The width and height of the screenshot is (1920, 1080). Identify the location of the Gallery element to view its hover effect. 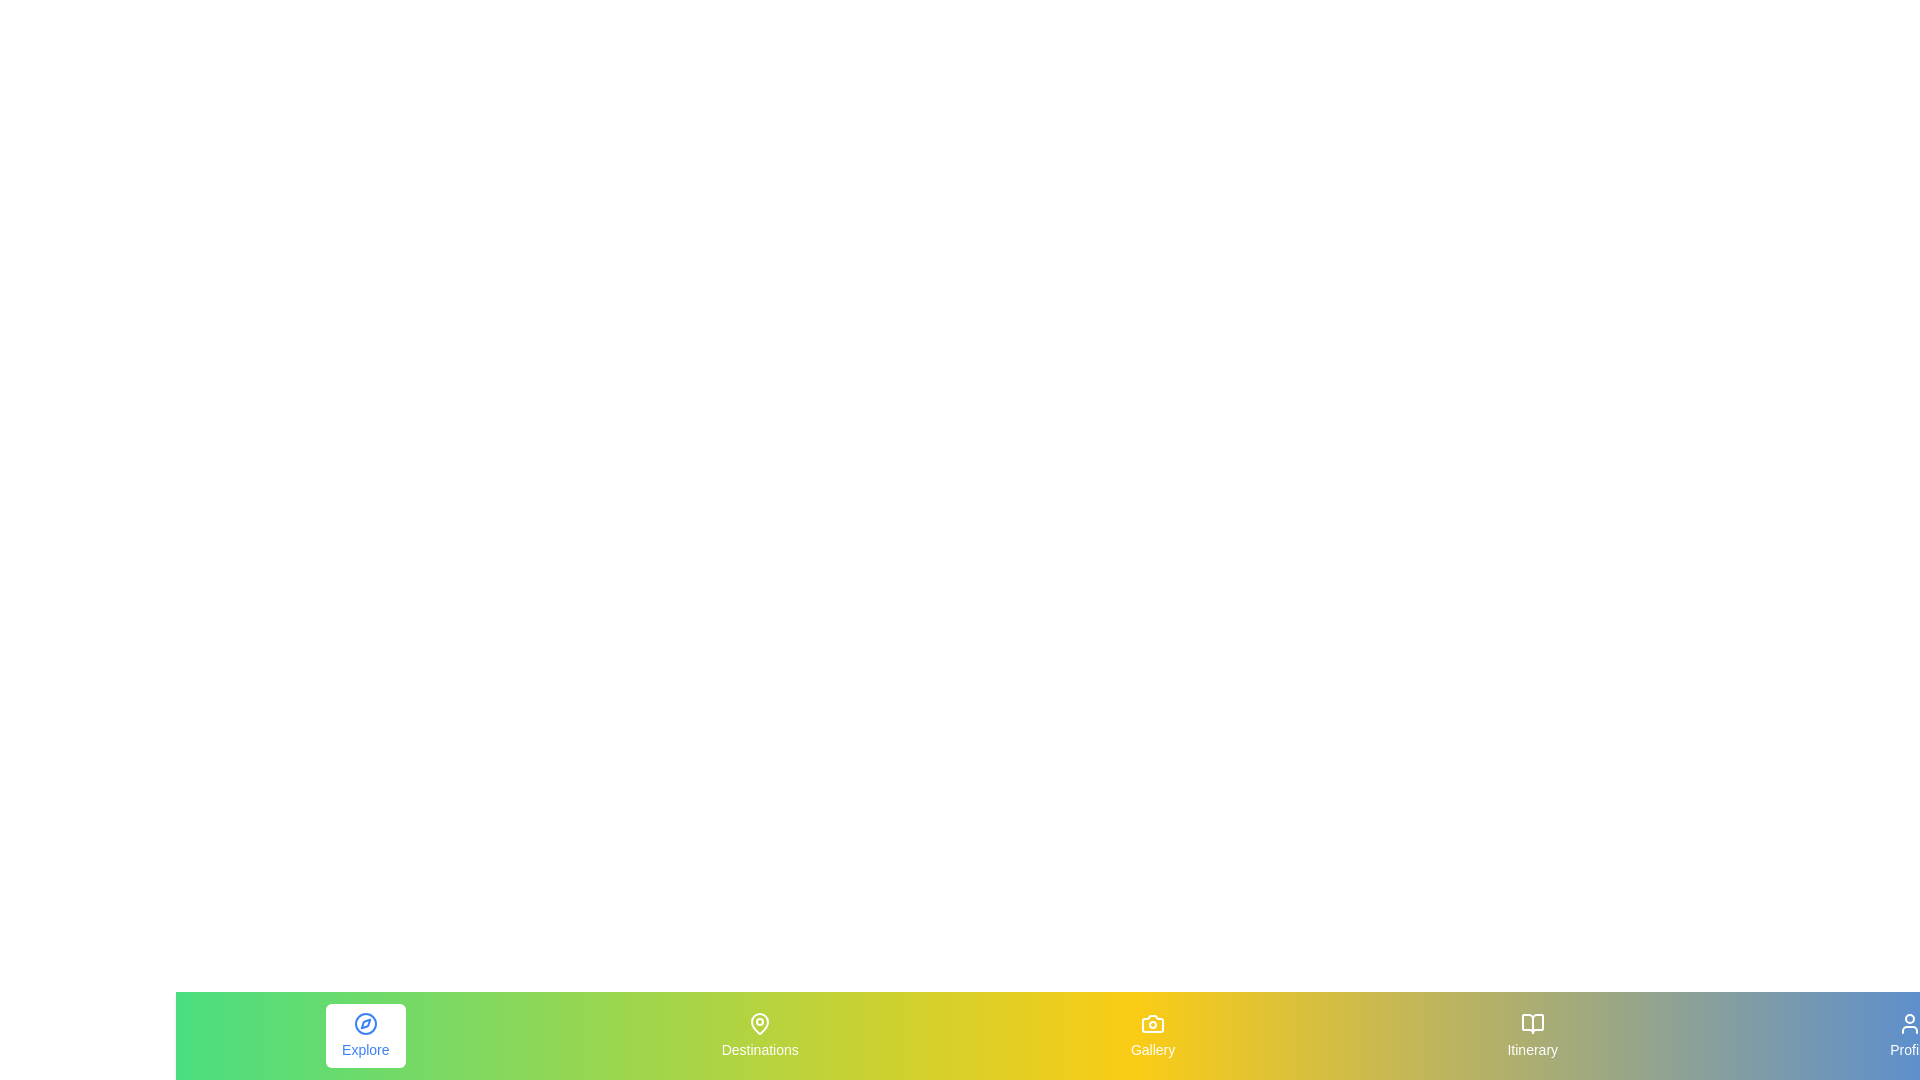
(1153, 1035).